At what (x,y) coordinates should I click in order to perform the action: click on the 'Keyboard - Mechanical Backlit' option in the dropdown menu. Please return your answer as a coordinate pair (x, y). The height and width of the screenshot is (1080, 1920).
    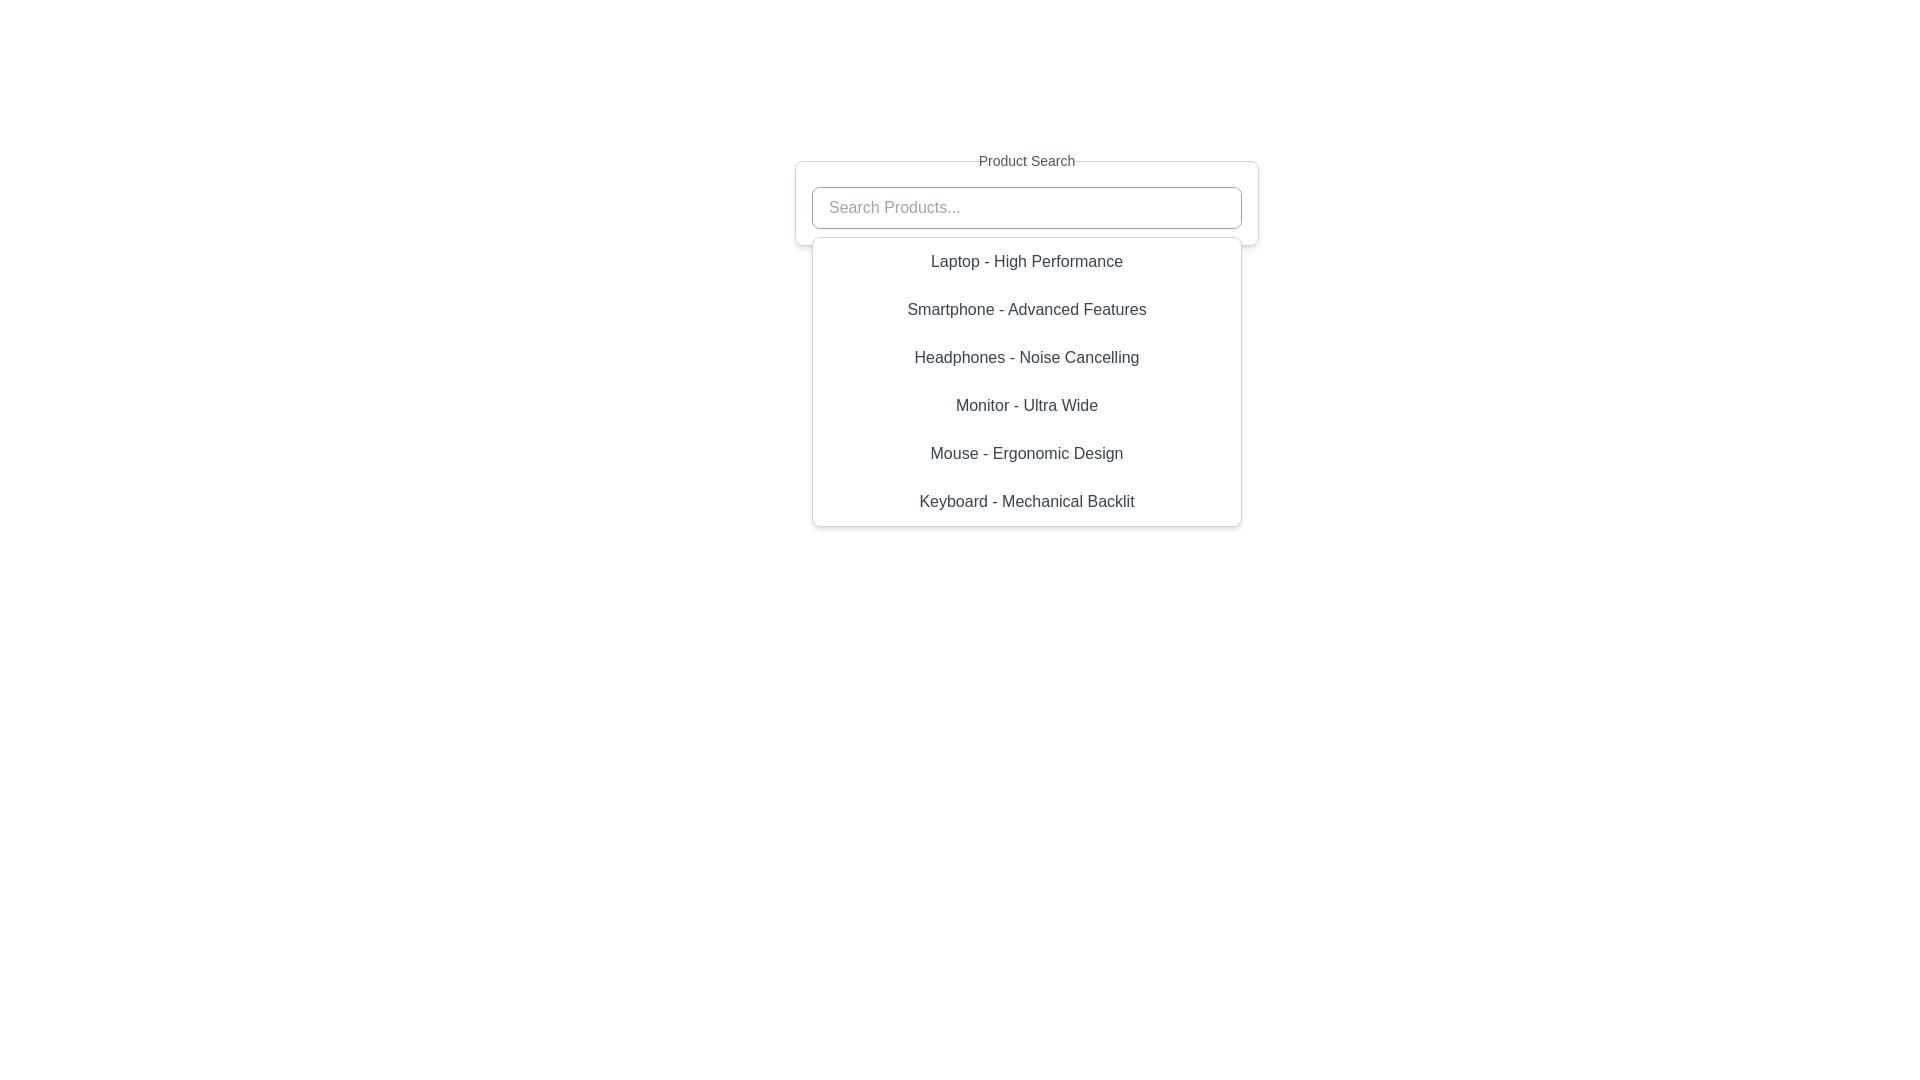
    Looking at the image, I should click on (1027, 500).